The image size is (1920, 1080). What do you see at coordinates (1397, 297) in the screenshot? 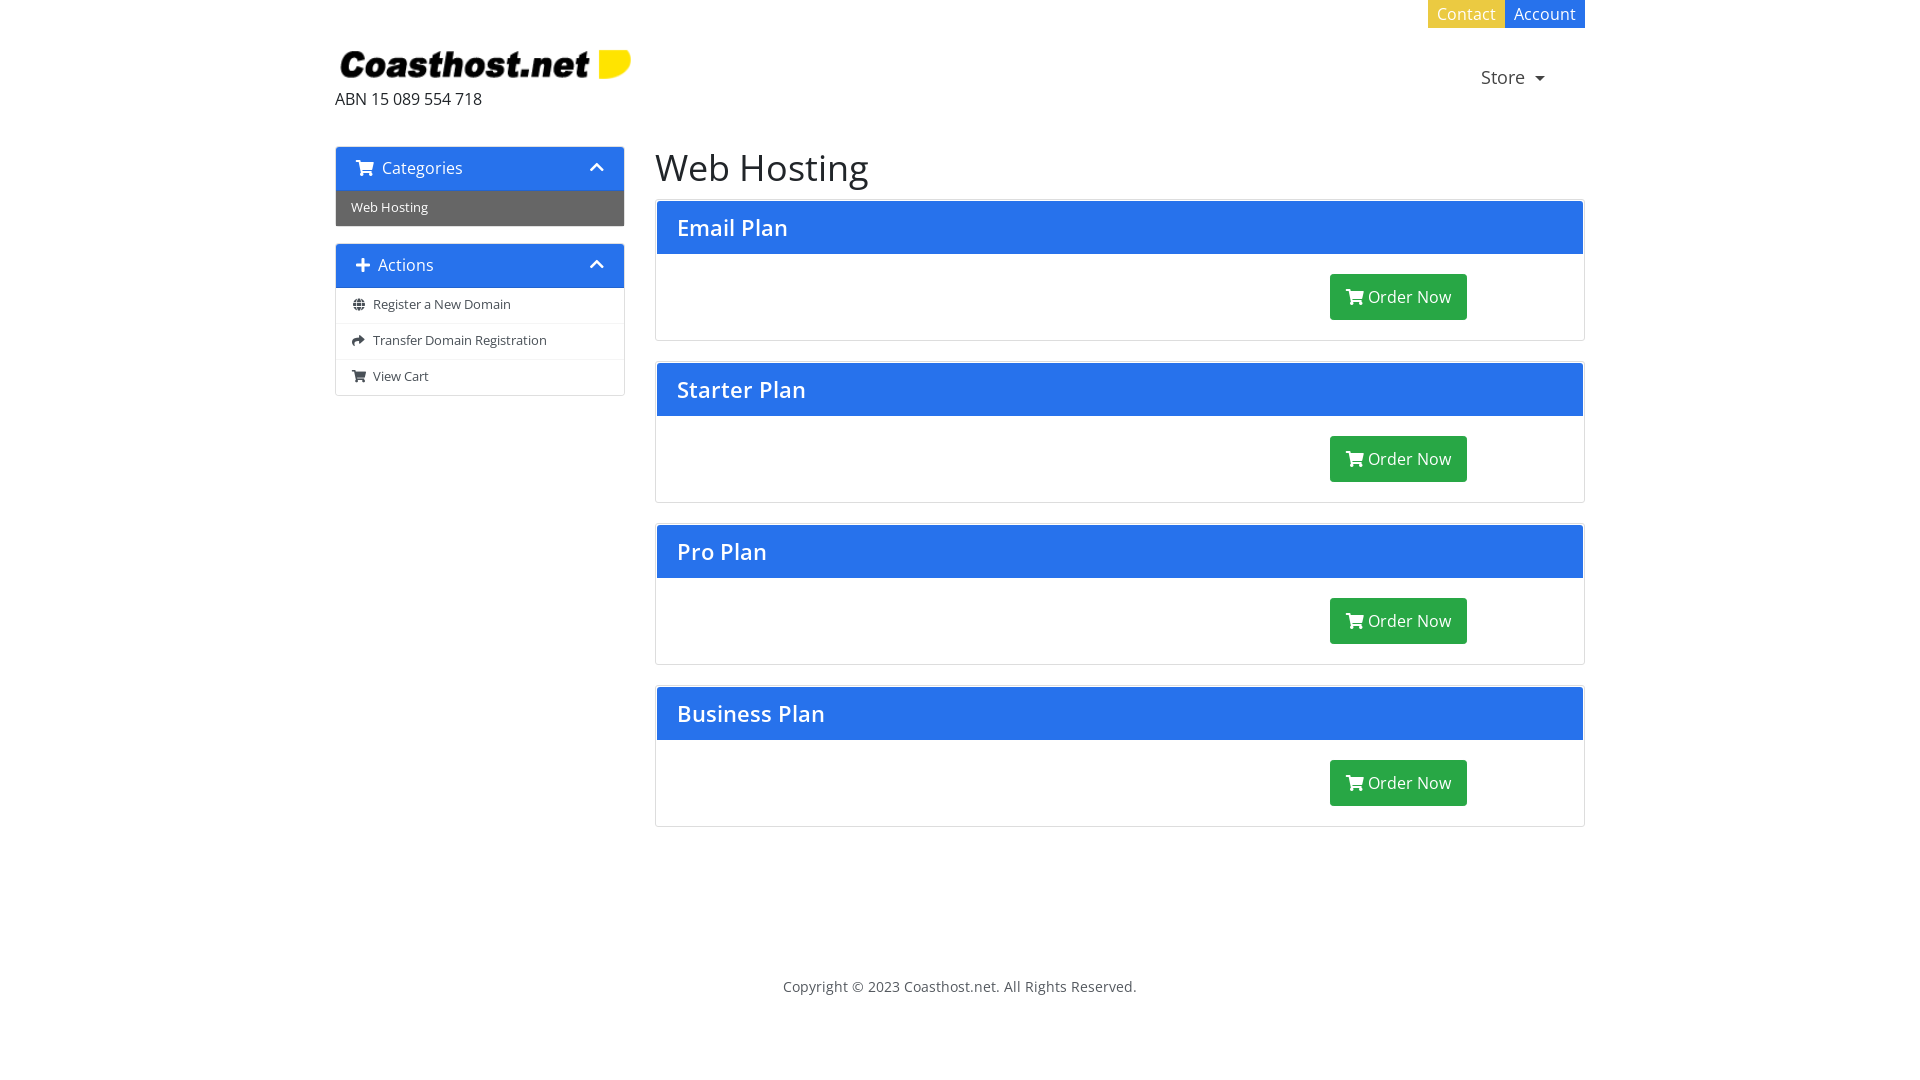
I see `'Order Now'` at bounding box center [1397, 297].